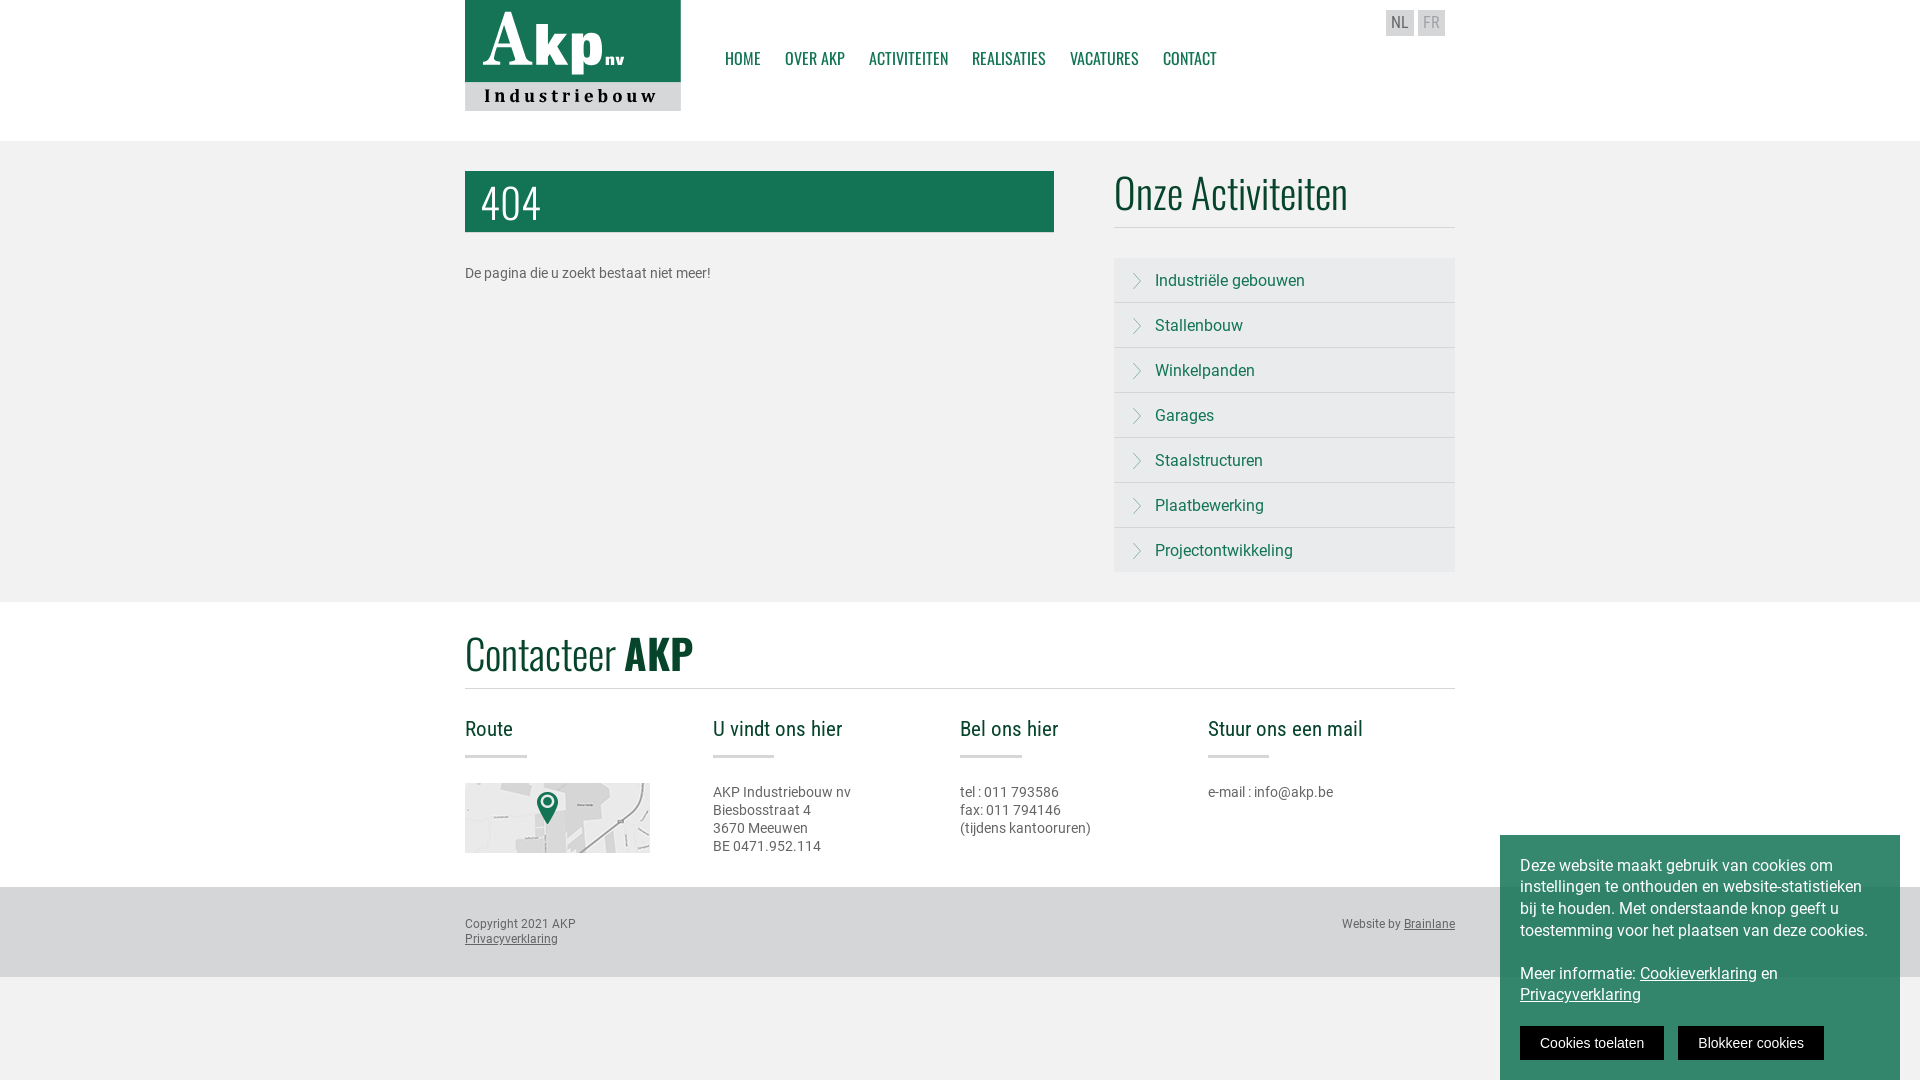  I want to click on 'REALISATIES', so click(1008, 33).